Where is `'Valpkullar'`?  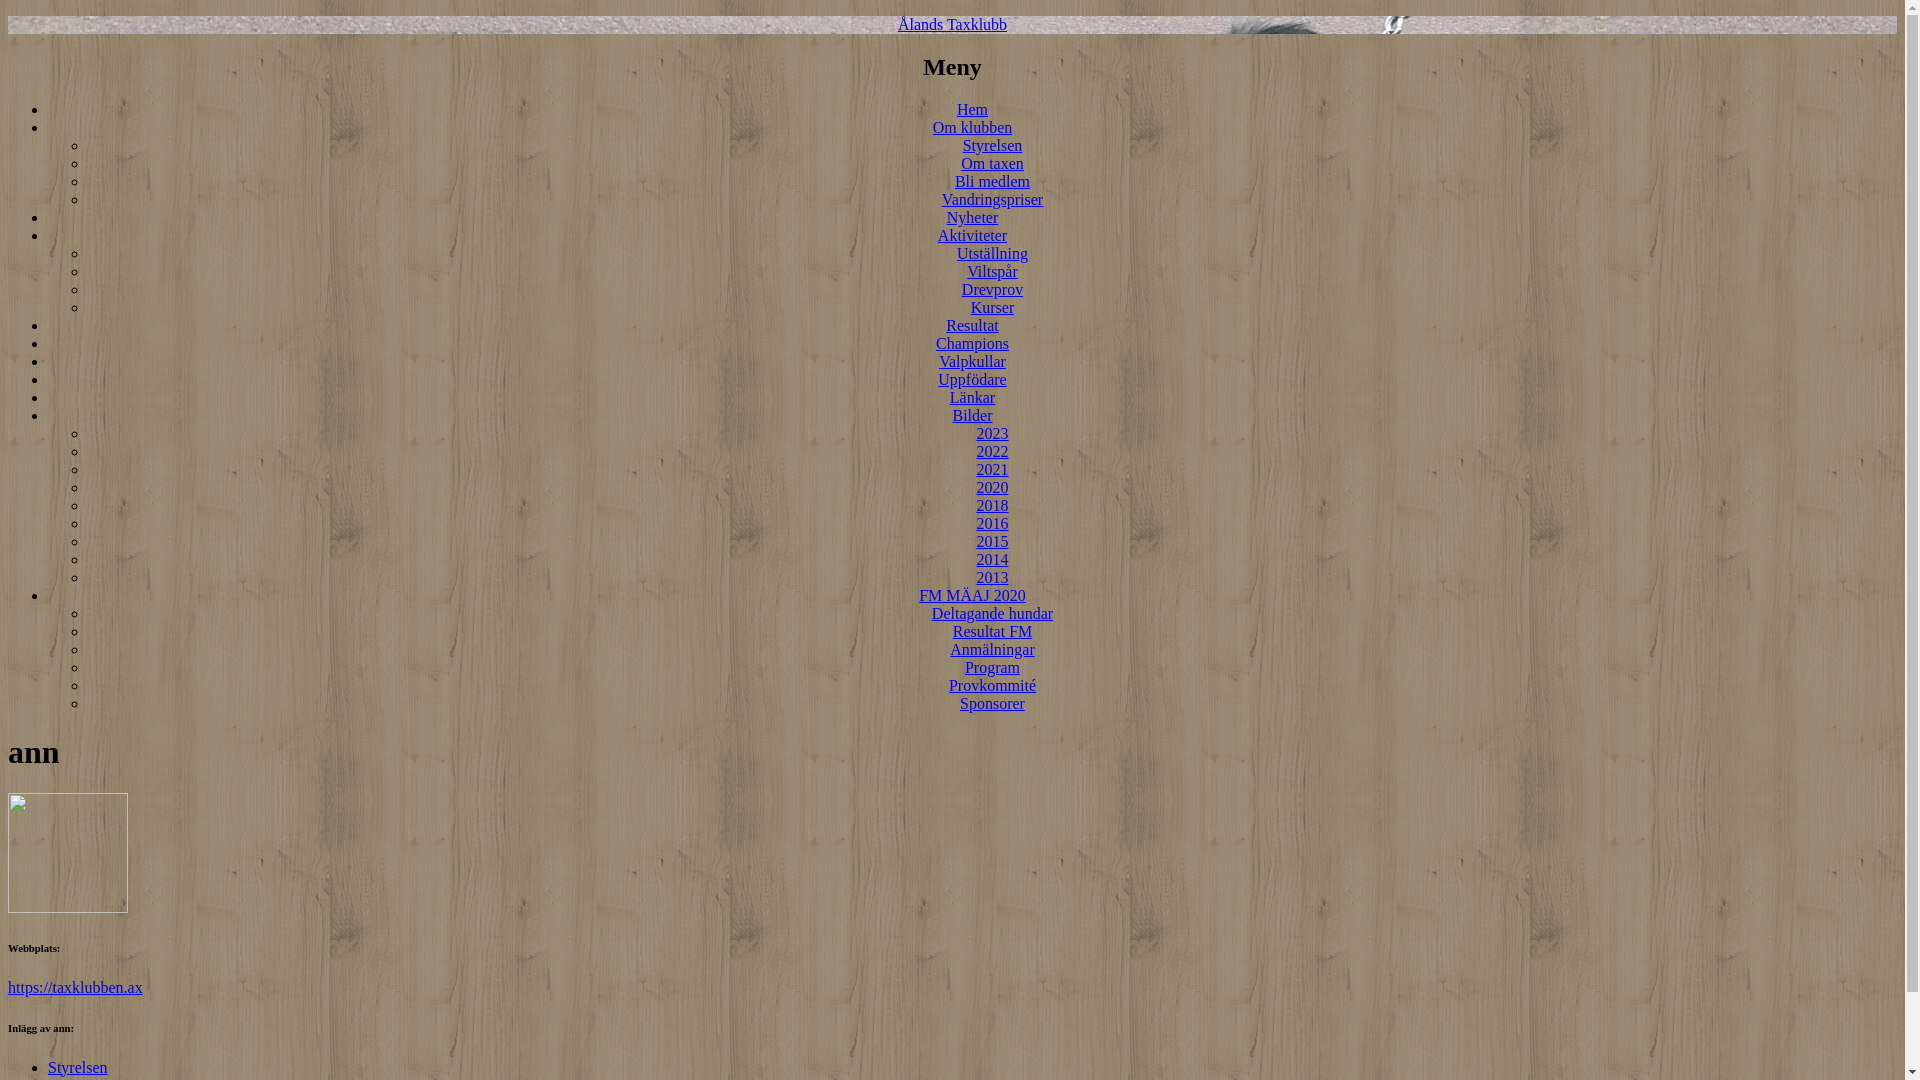 'Valpkullar' is located at coordinates (972, 361).